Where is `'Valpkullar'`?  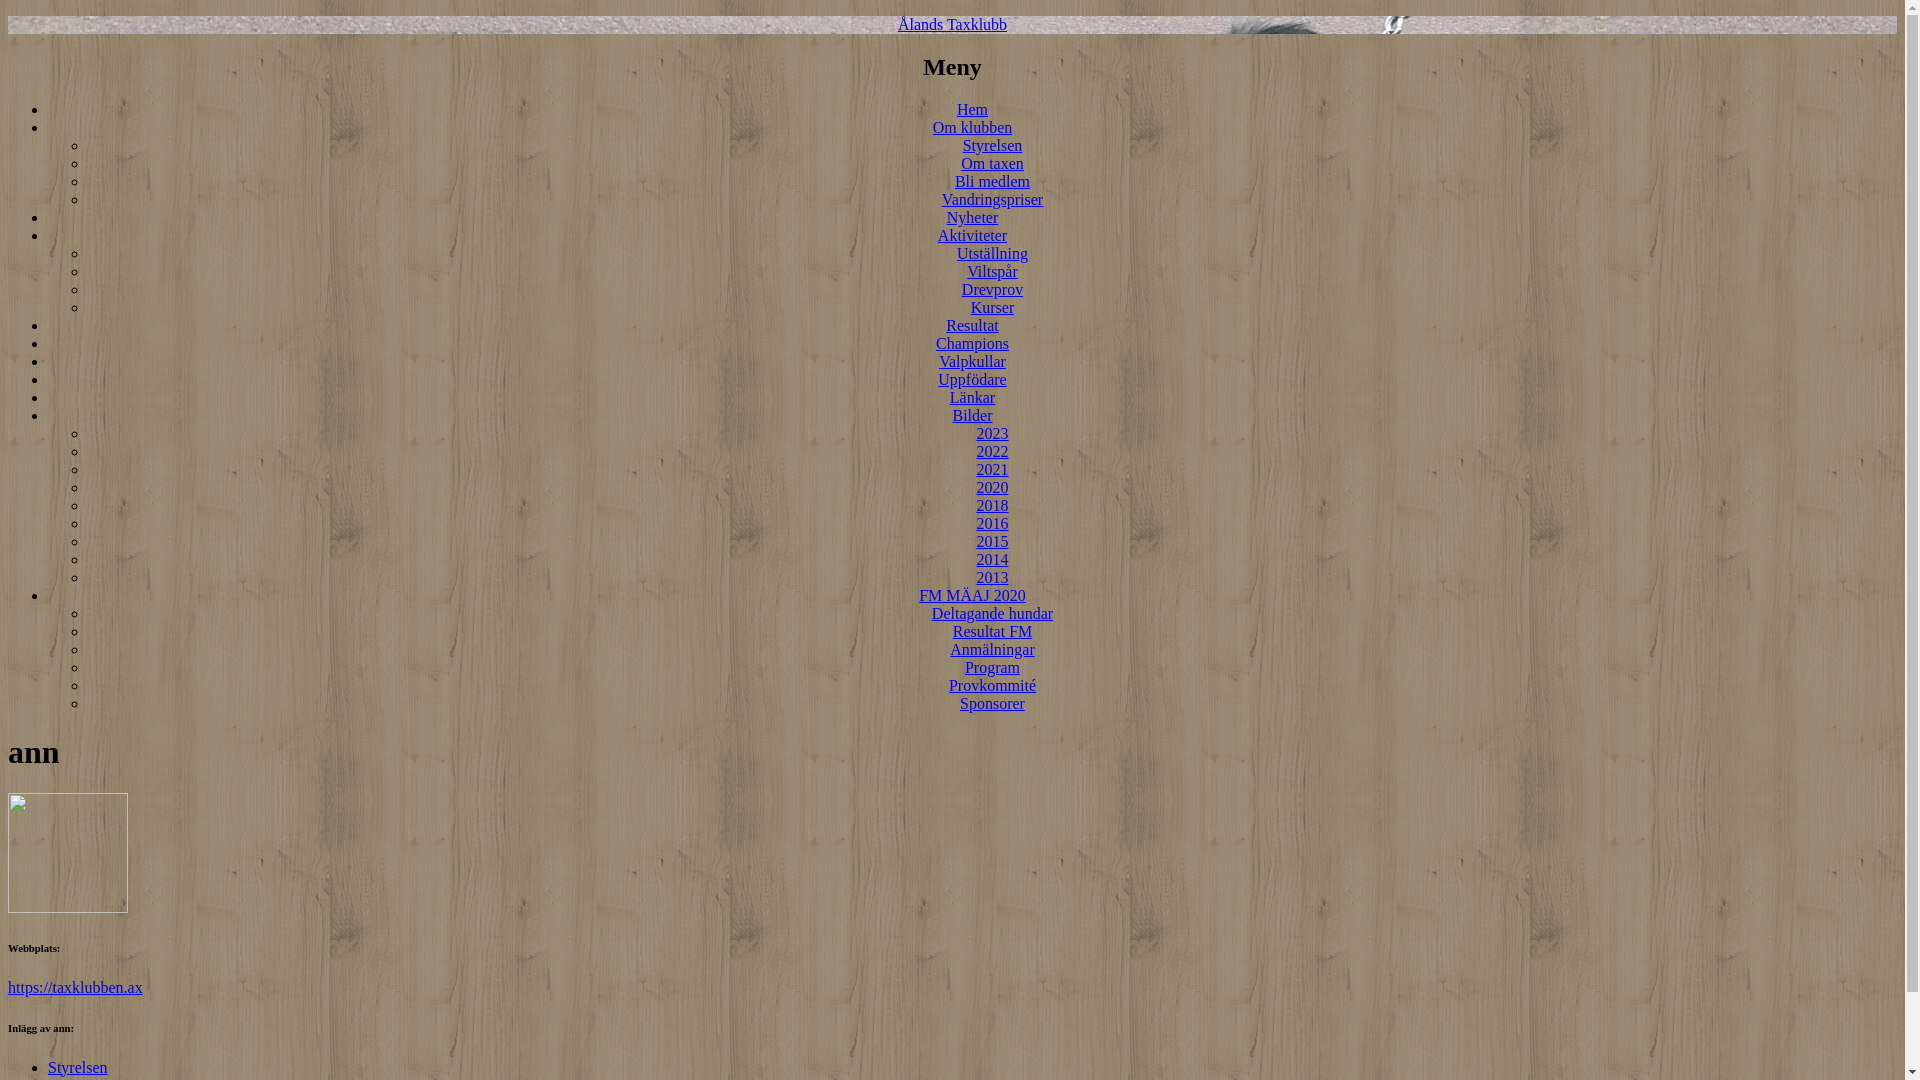 'Valpkullar' is located at coordinates (972, 361).